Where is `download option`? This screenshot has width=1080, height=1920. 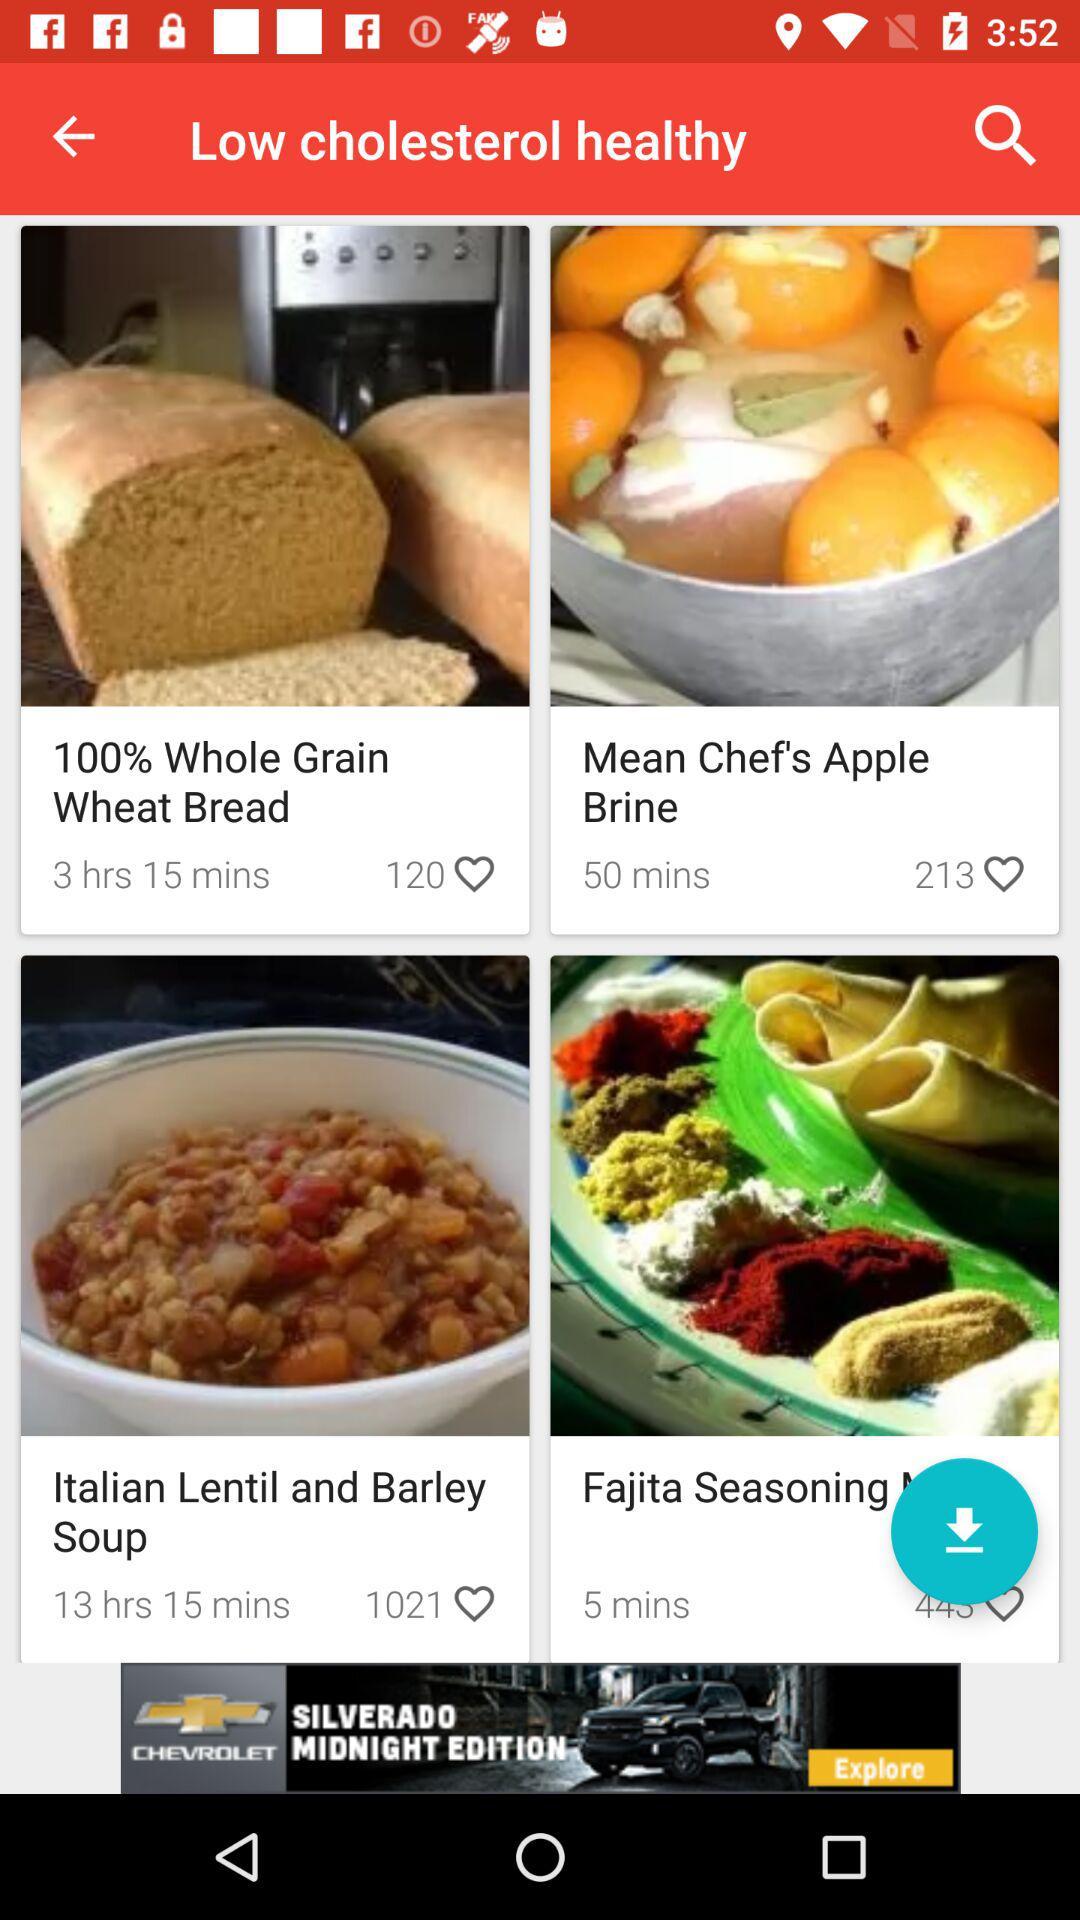
download option is located at coordinates (963, 1530).